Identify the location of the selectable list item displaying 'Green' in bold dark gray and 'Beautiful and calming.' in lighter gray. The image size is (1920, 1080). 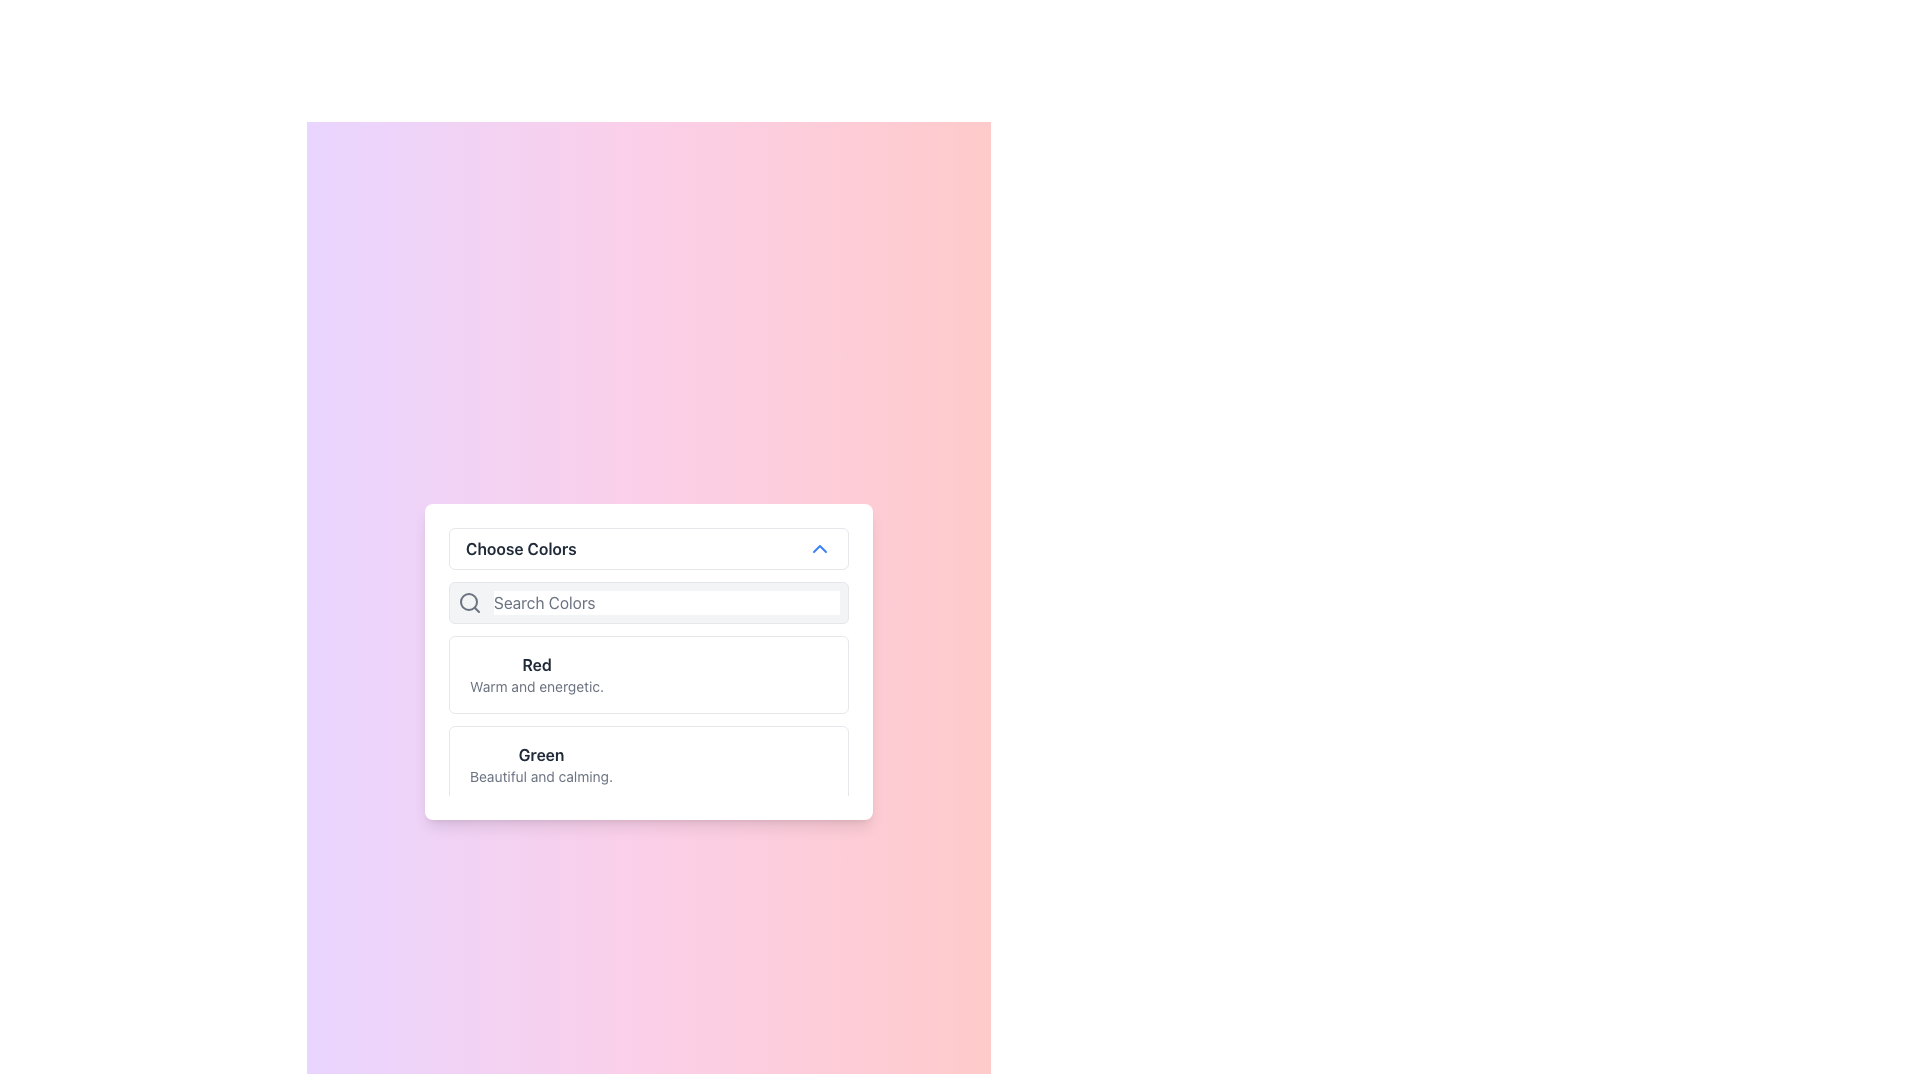
(541, 764).